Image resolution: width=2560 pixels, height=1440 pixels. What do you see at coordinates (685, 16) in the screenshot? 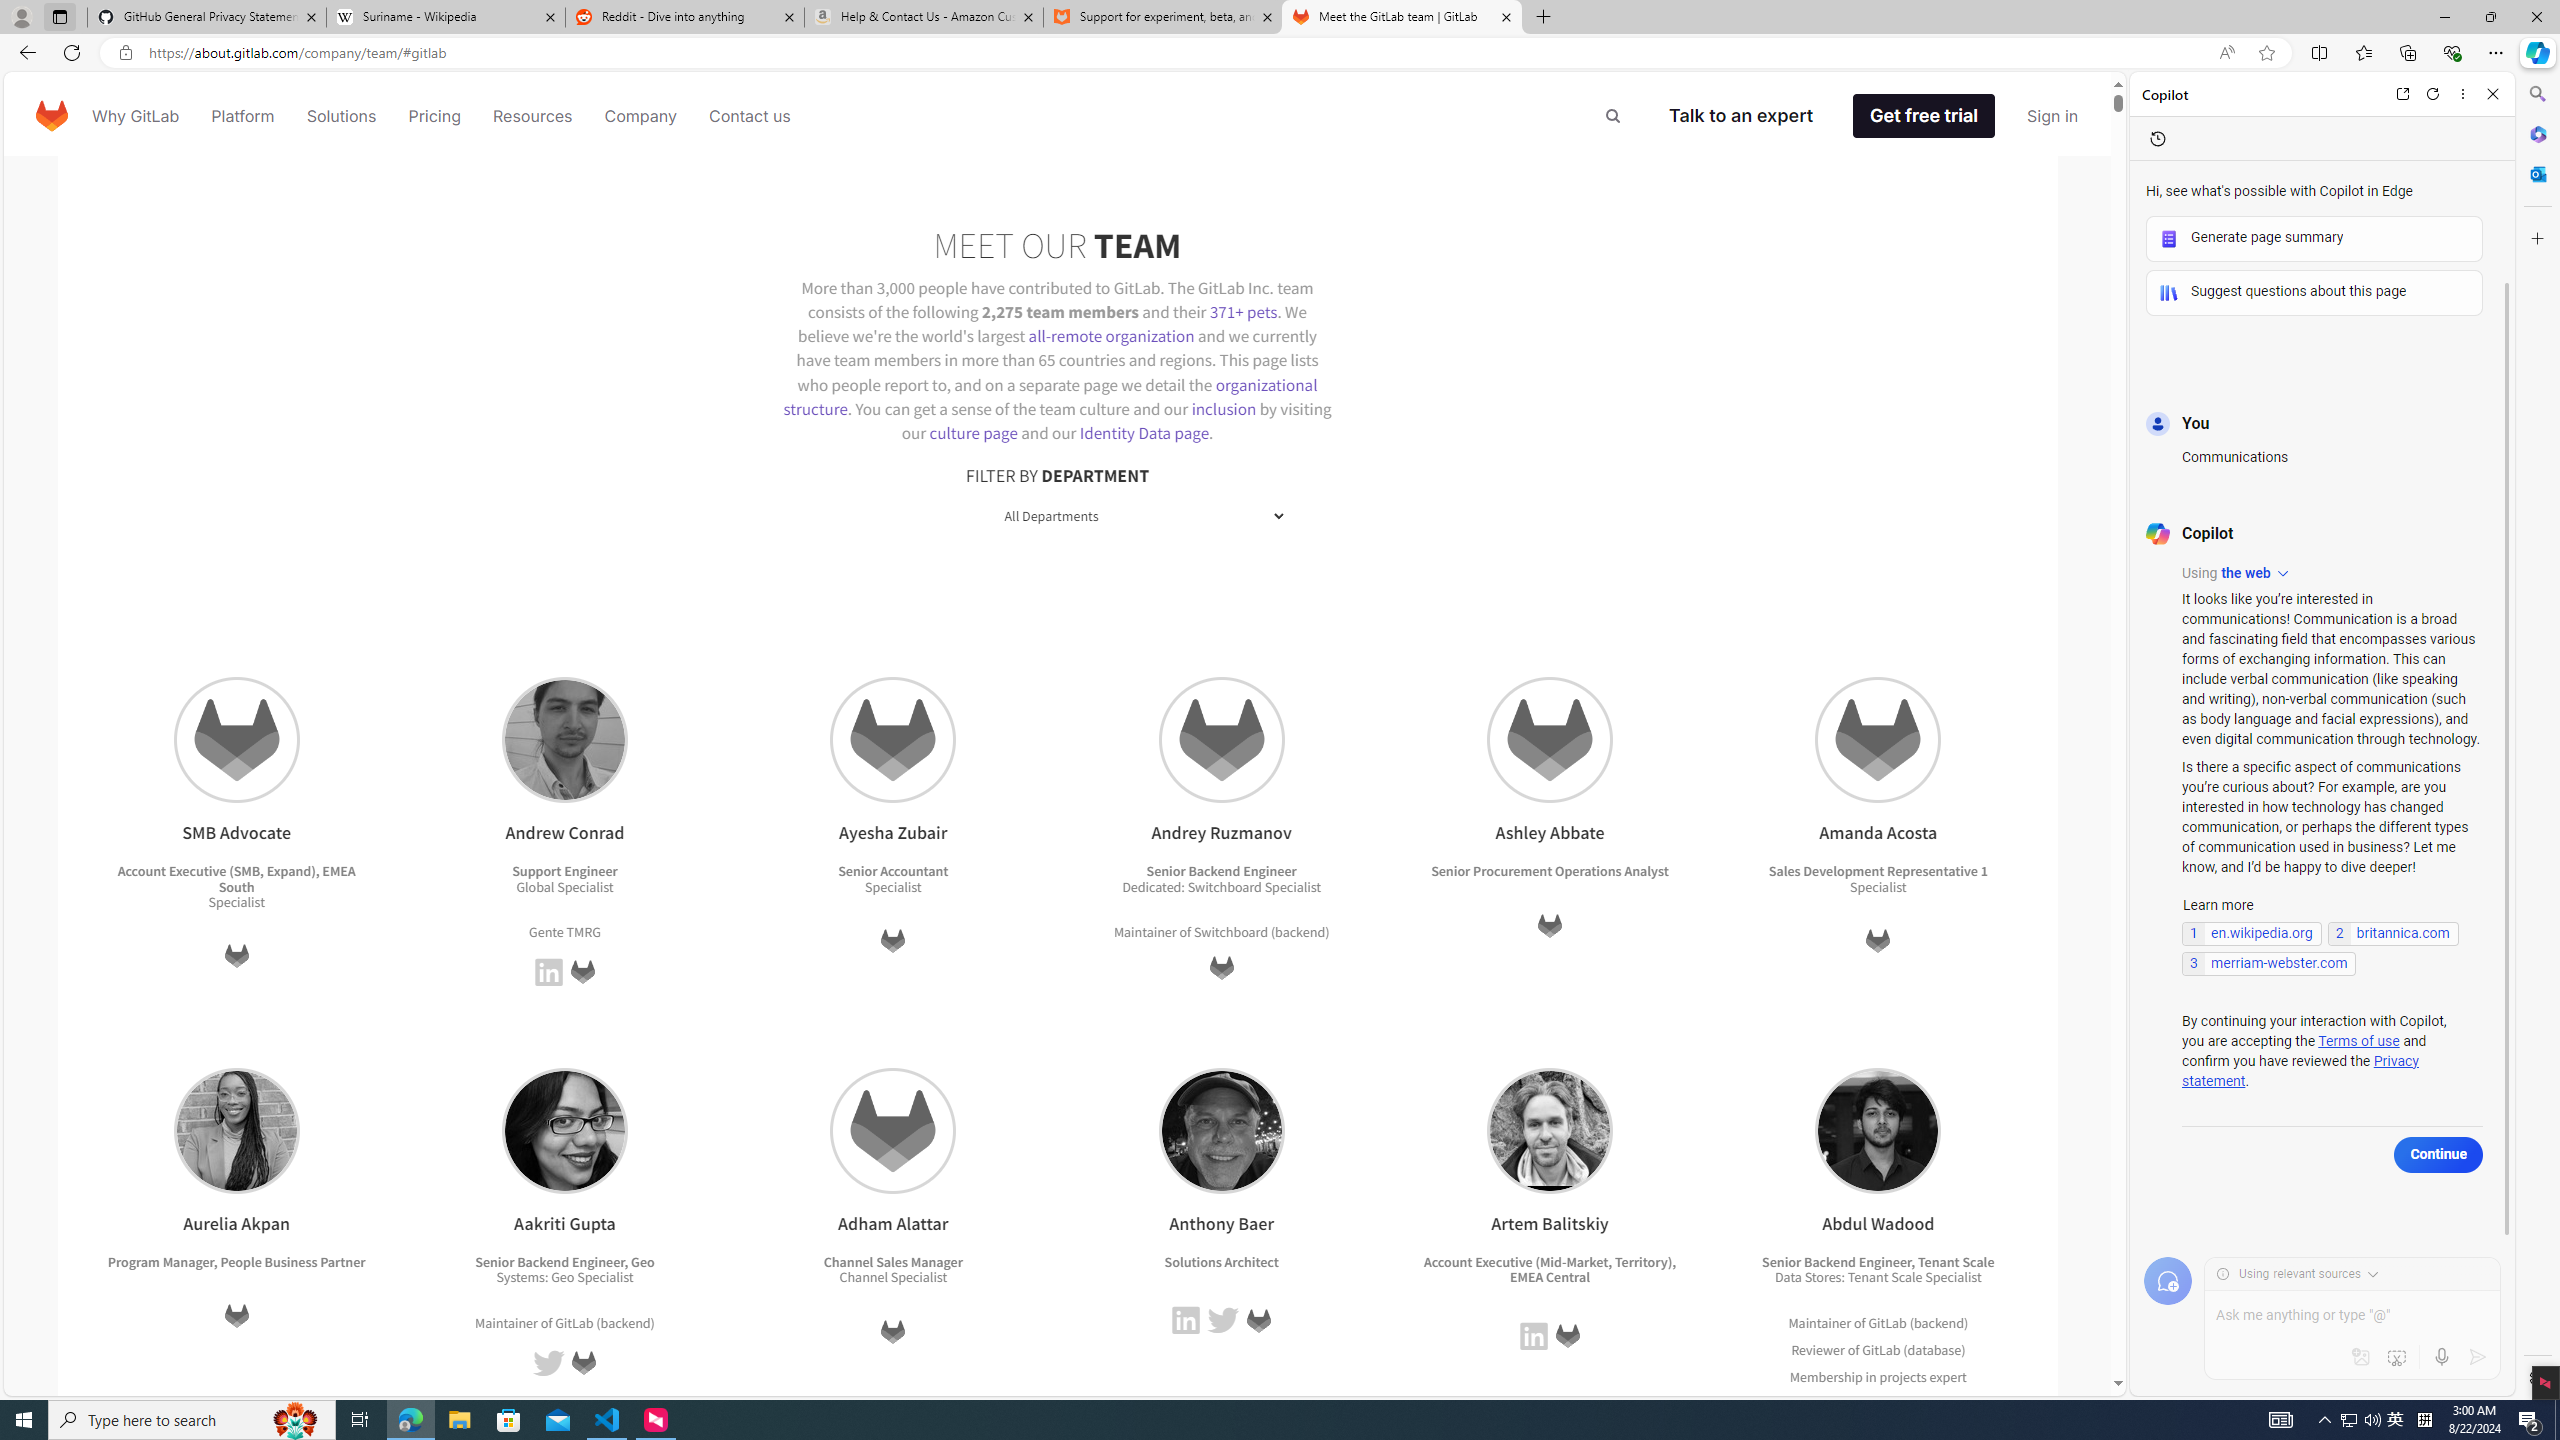
I see `'Reddit - Dive into anything'` at bounding box center [685, 16].